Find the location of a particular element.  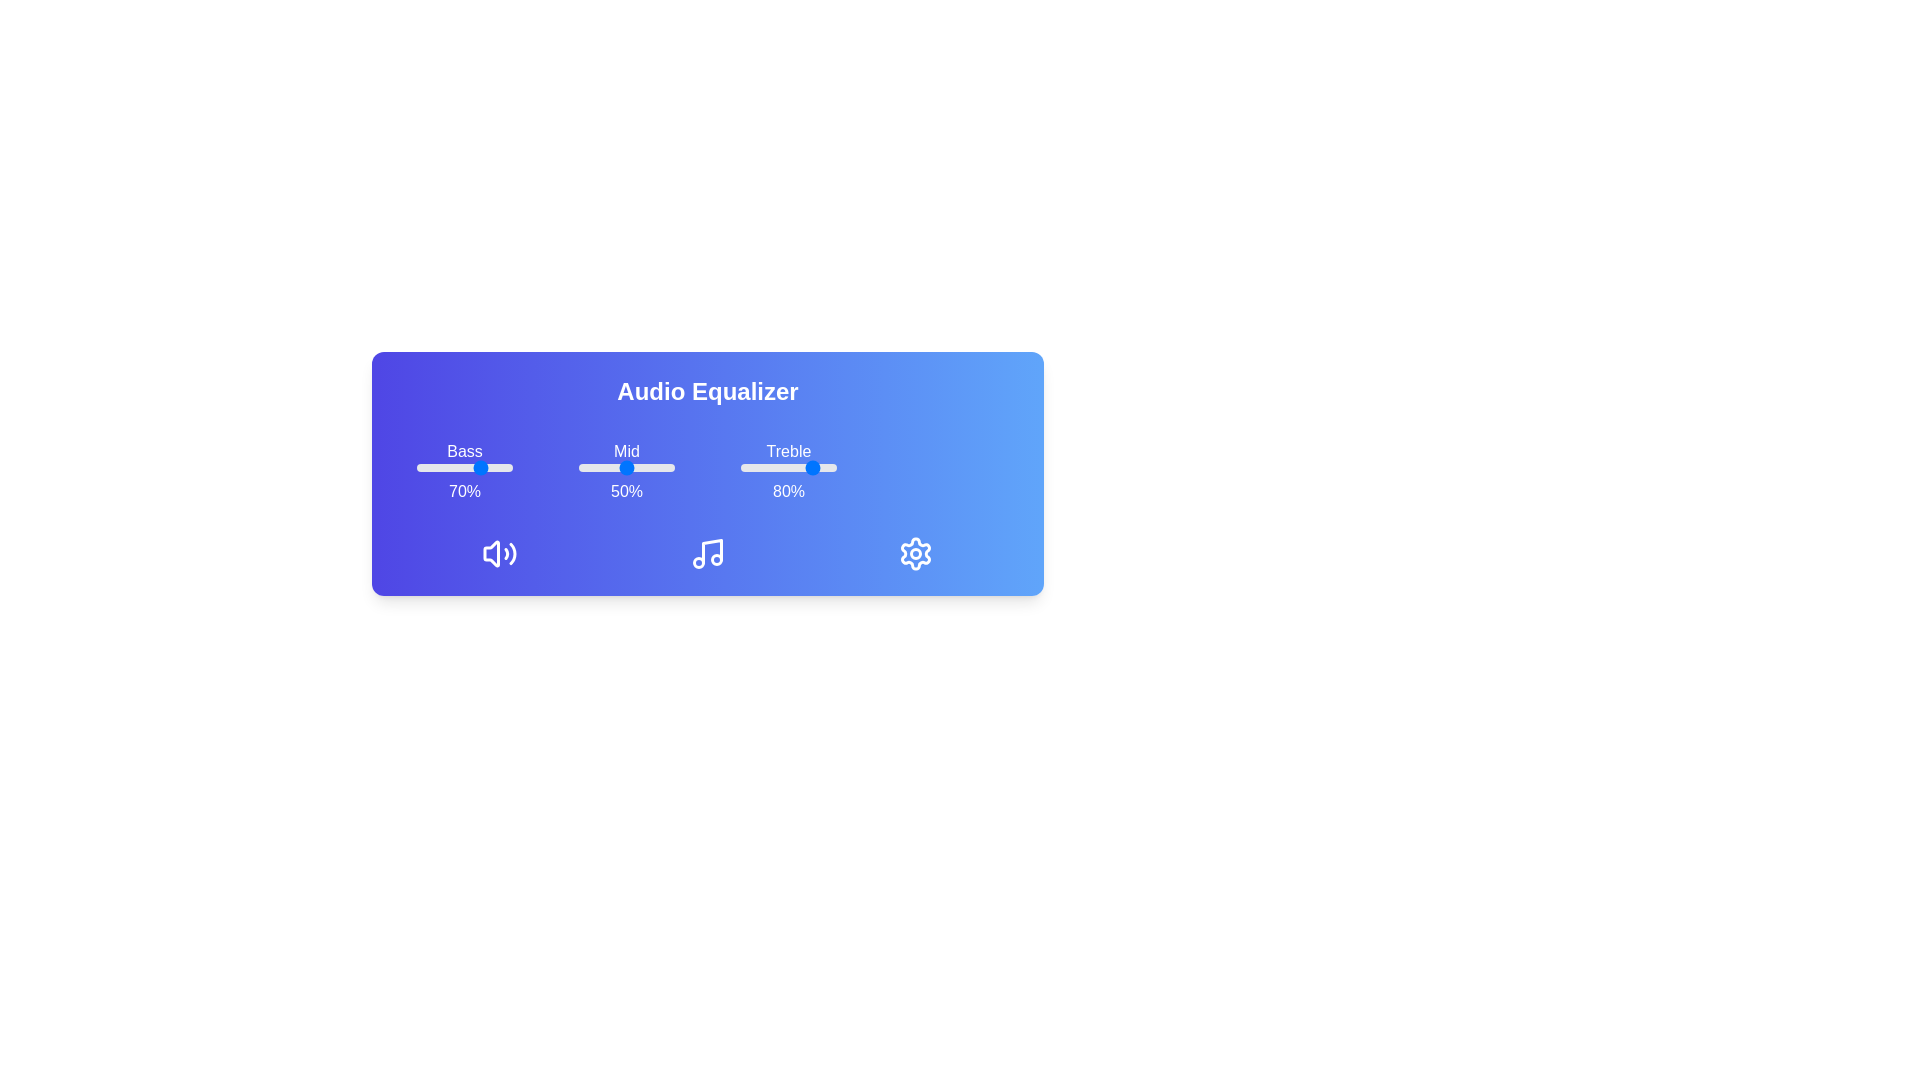

the bass slider to 44%, where 44 is a value between 0 and 100 is located at coordinates (458, 467).